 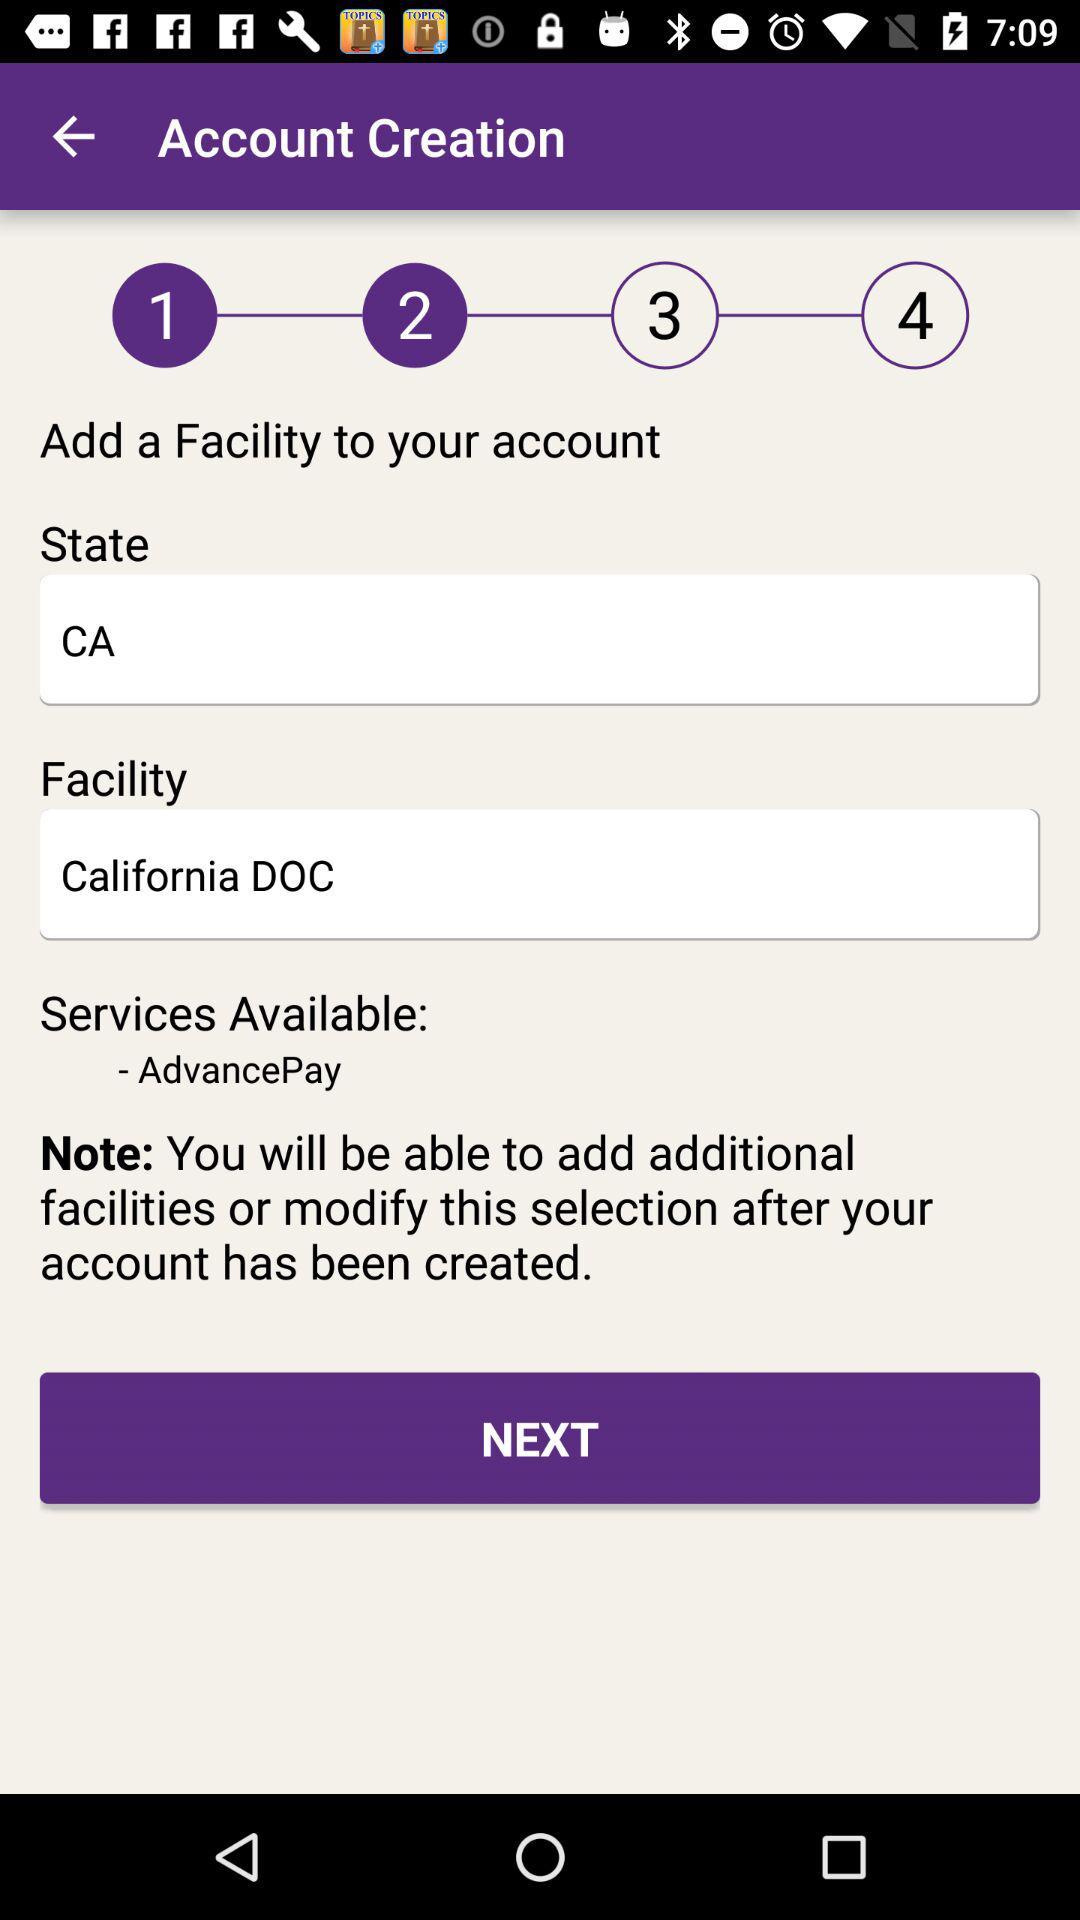 I want to click on next item, so click(x=540, y=1437).